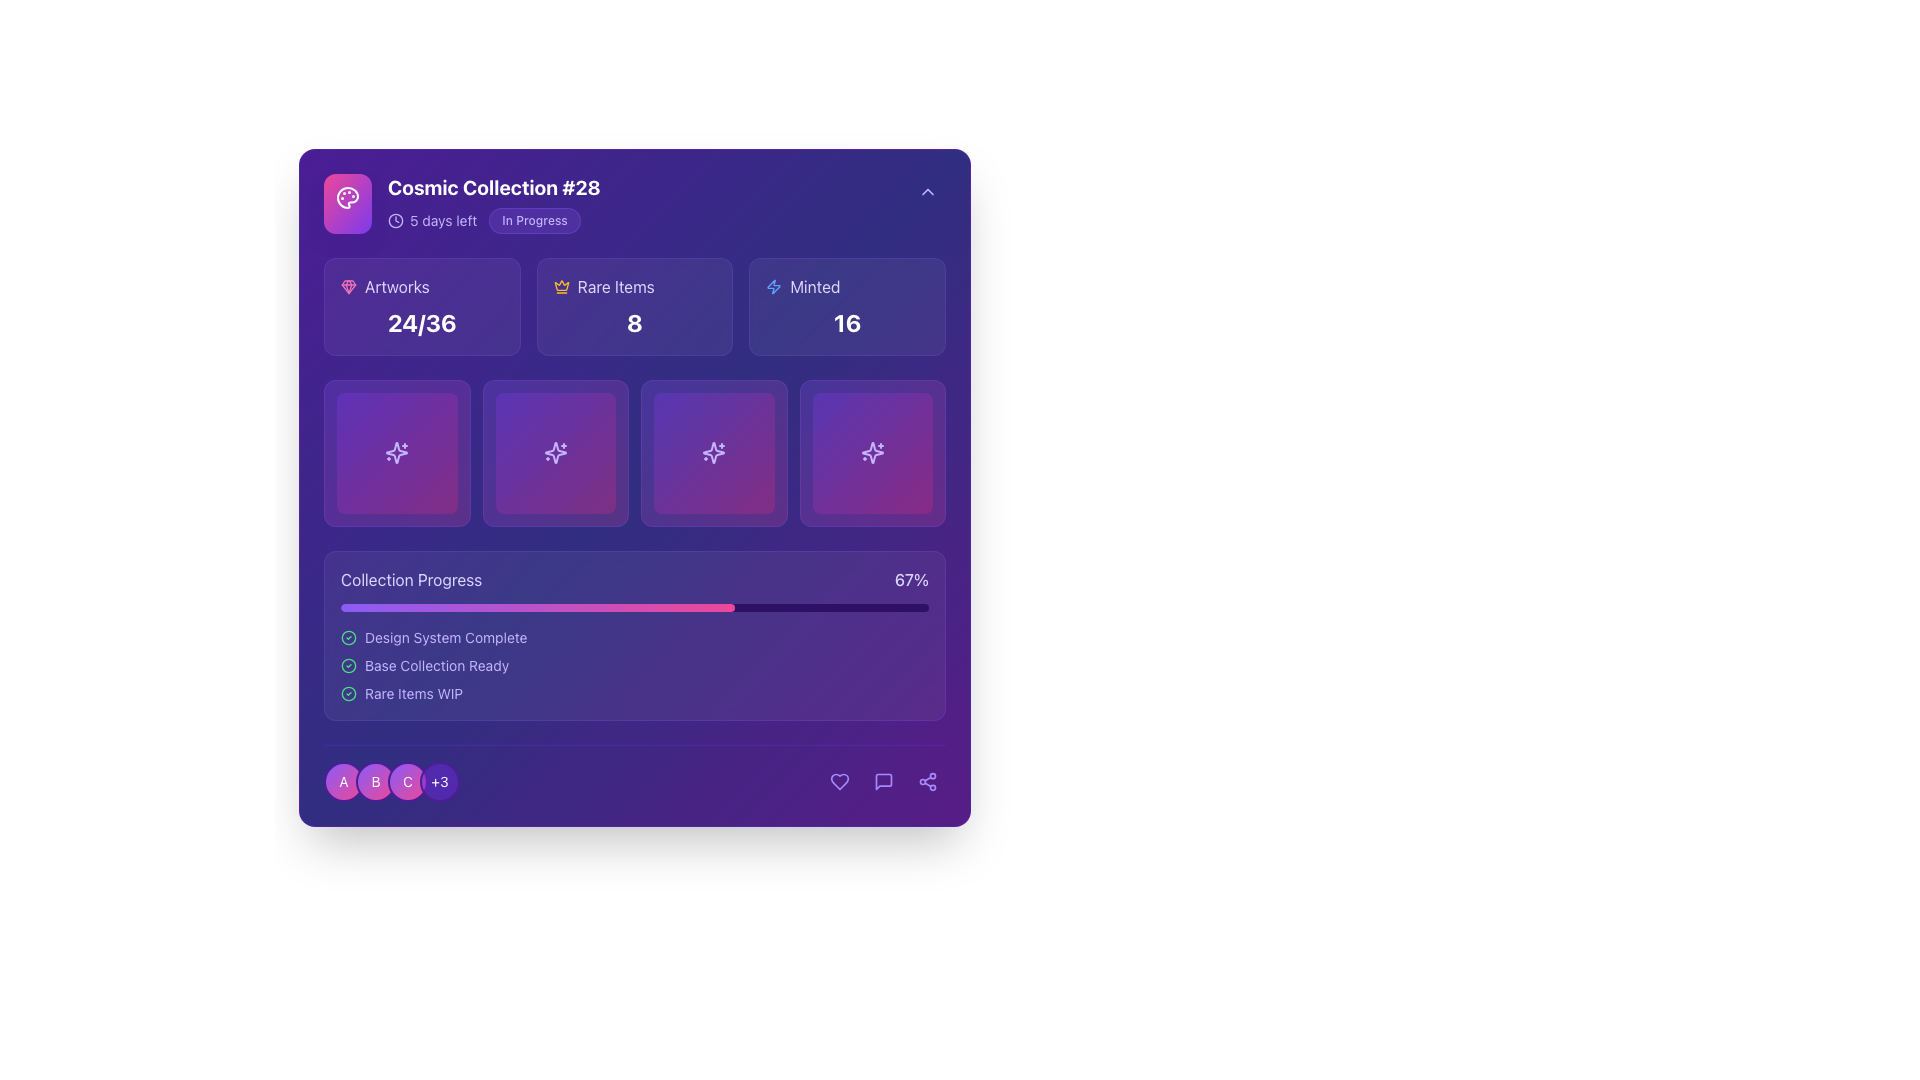 The width and height of the screenshot is (1920, 1080). Describe the element at coordinates (349, 664) in the screenshot. I see `the 'Base Collection Ready' icon which marks the item as completed in the collection progress context, located to the left of the corresponding text` at that location.